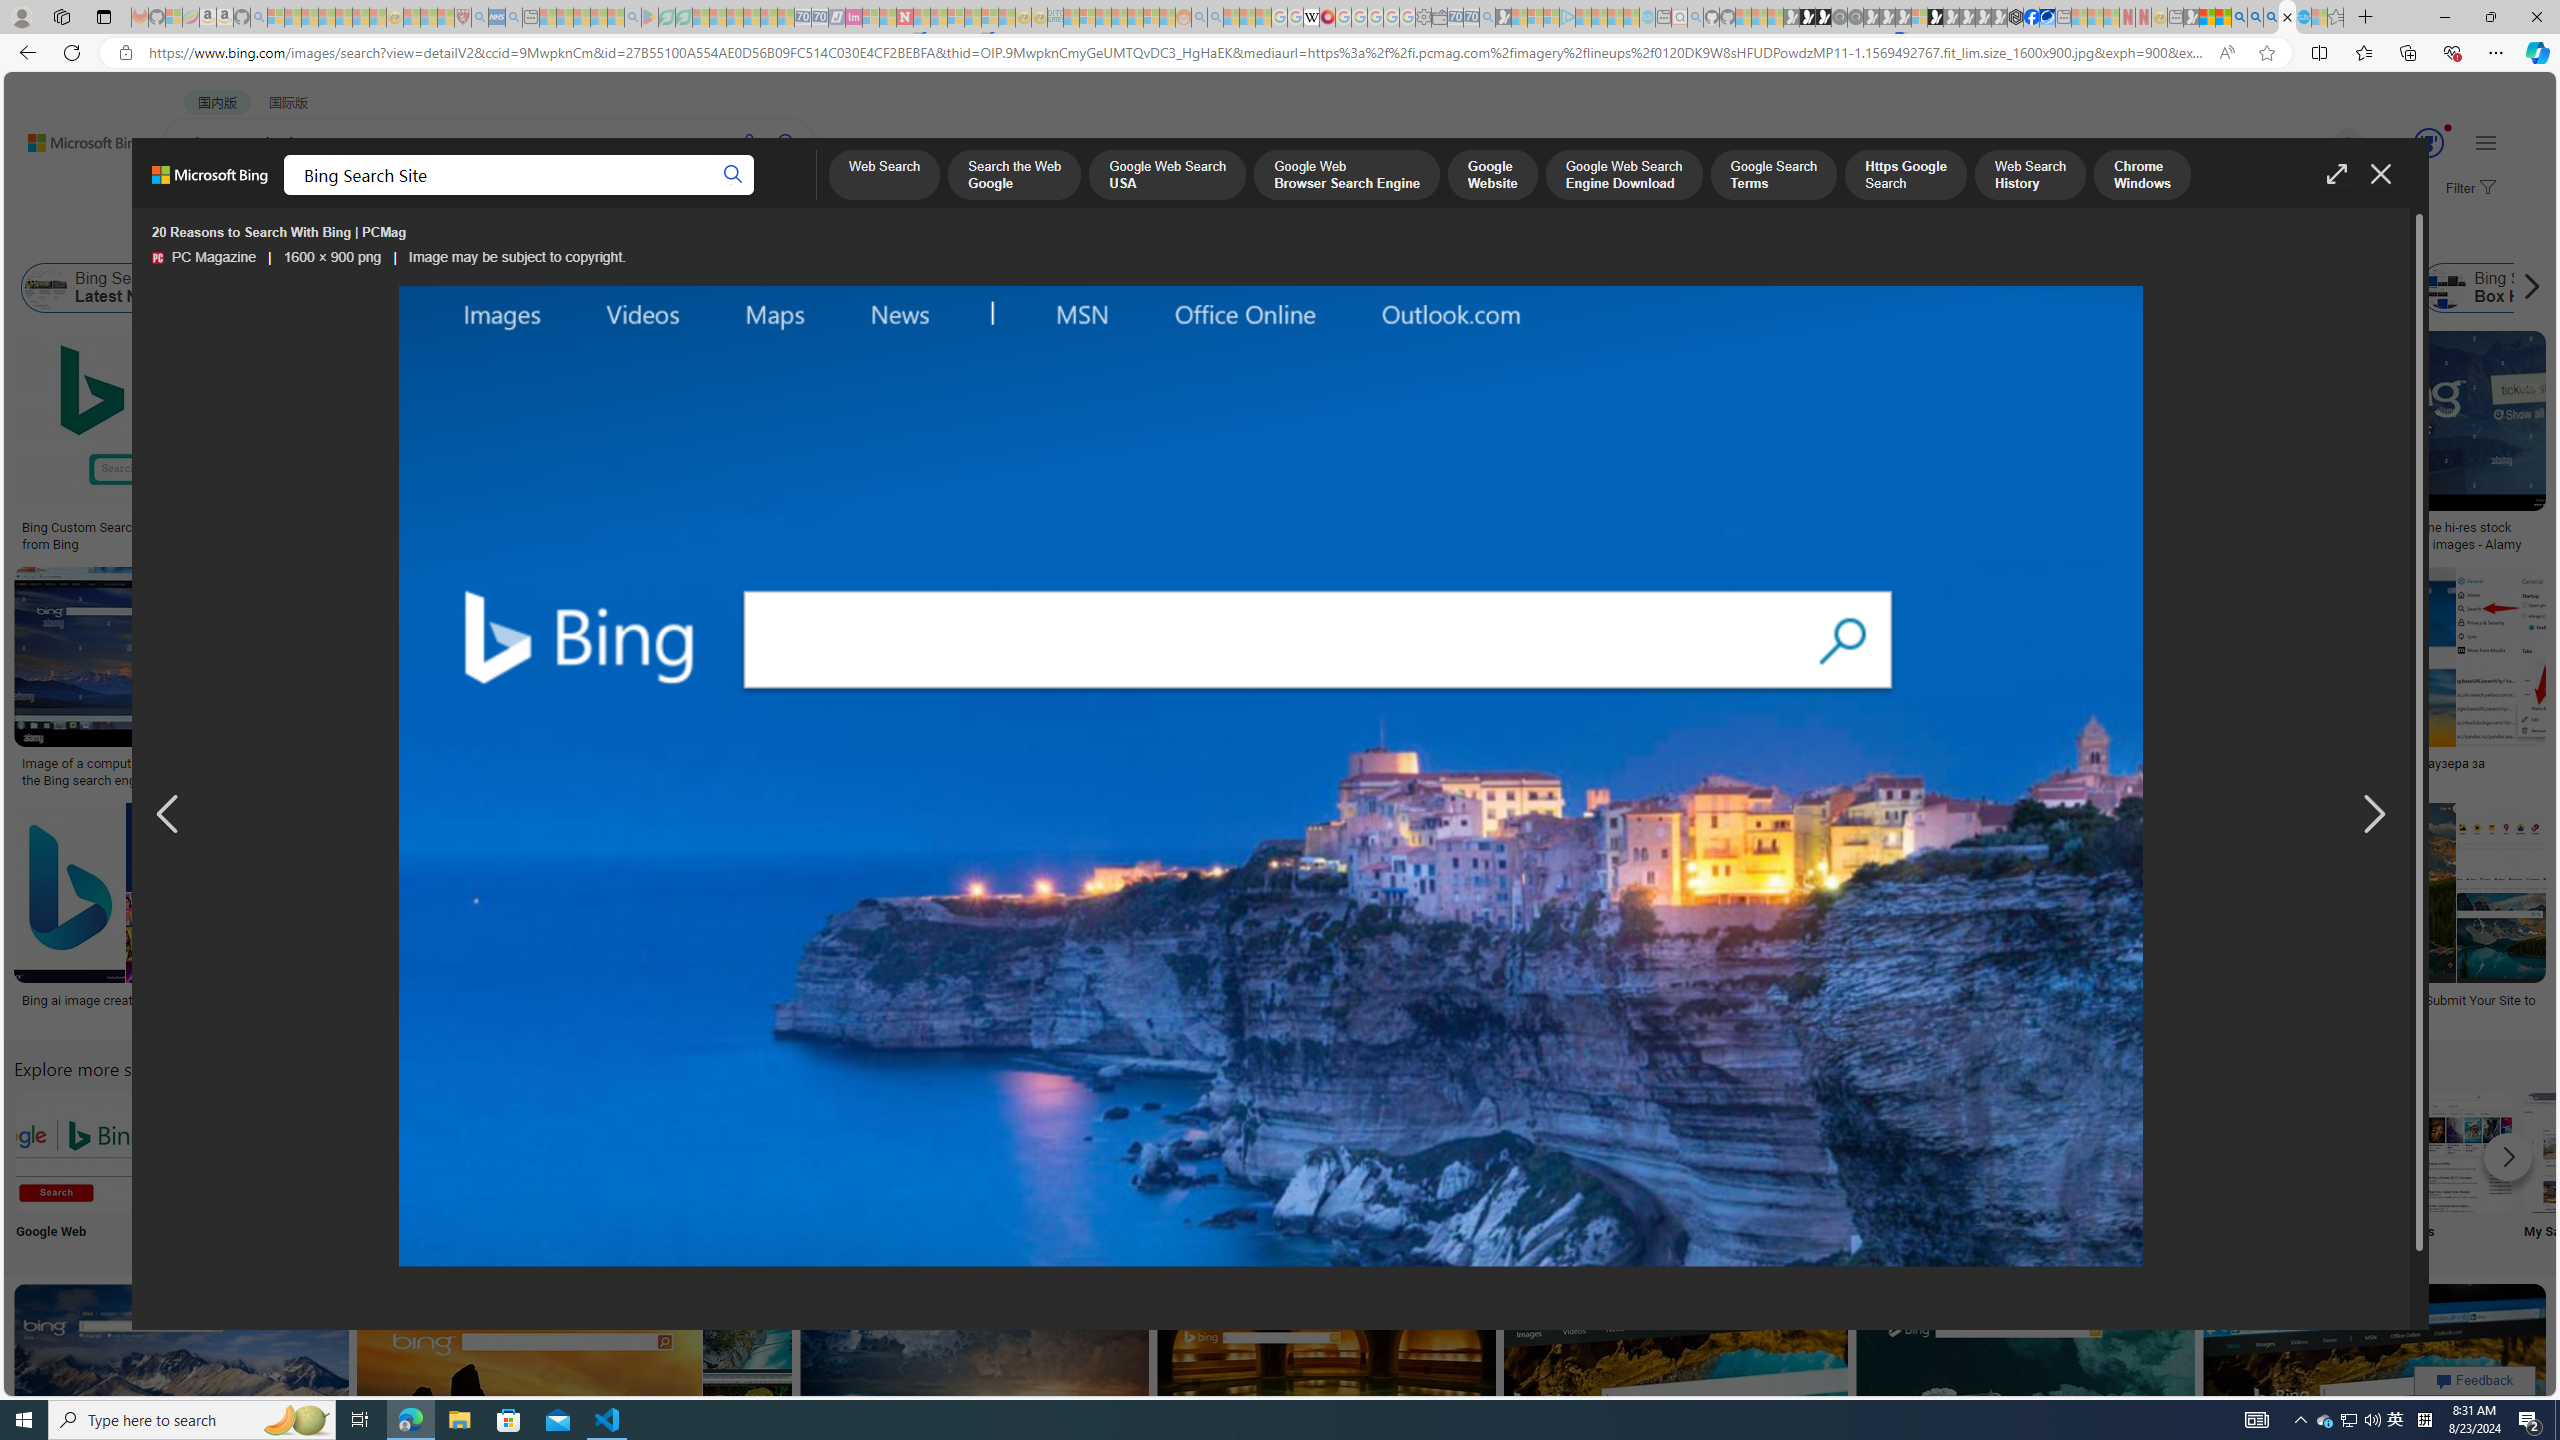 Image resolution: width=2560 pixels, height=1440 pixels. Describe the element at coordinates (2030, 176) in the screenshot. I see `'Web Search History'` at that location.